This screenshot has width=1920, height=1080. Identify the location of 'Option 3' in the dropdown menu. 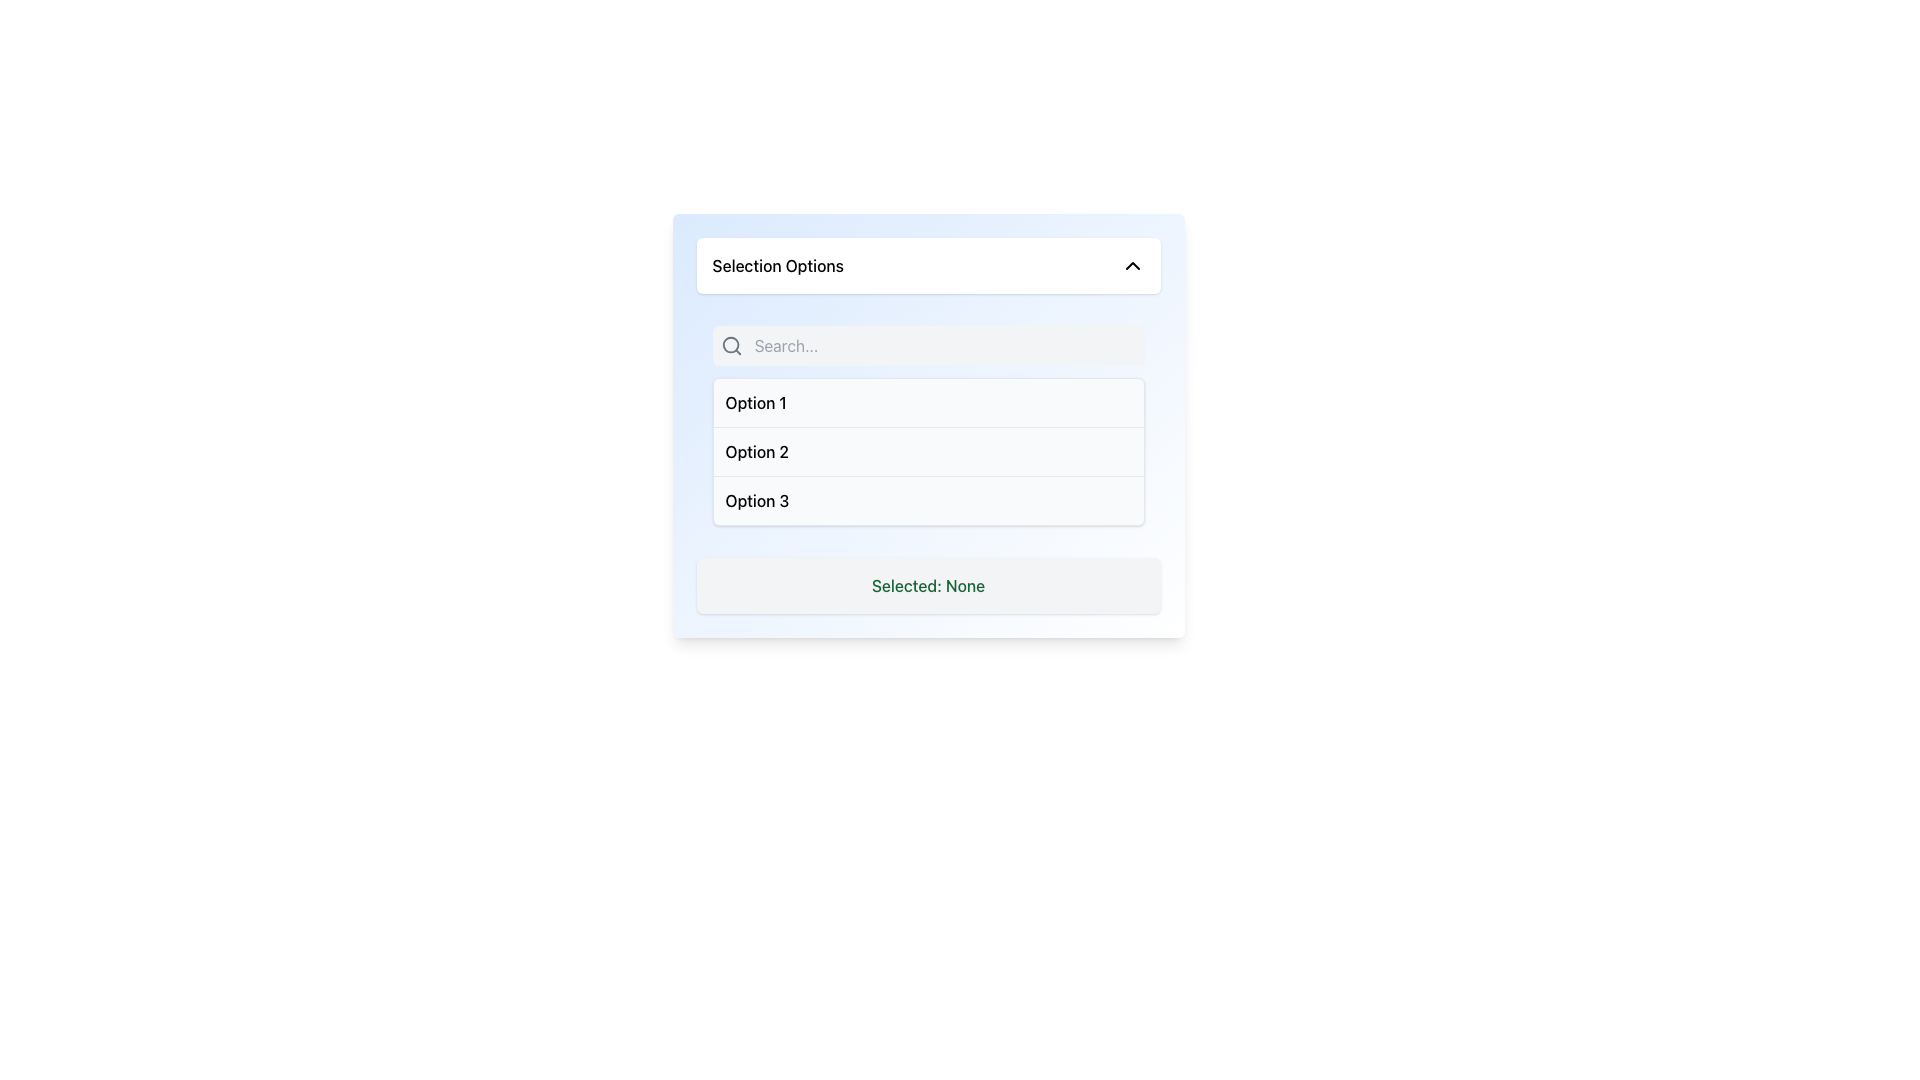
(927, 499).